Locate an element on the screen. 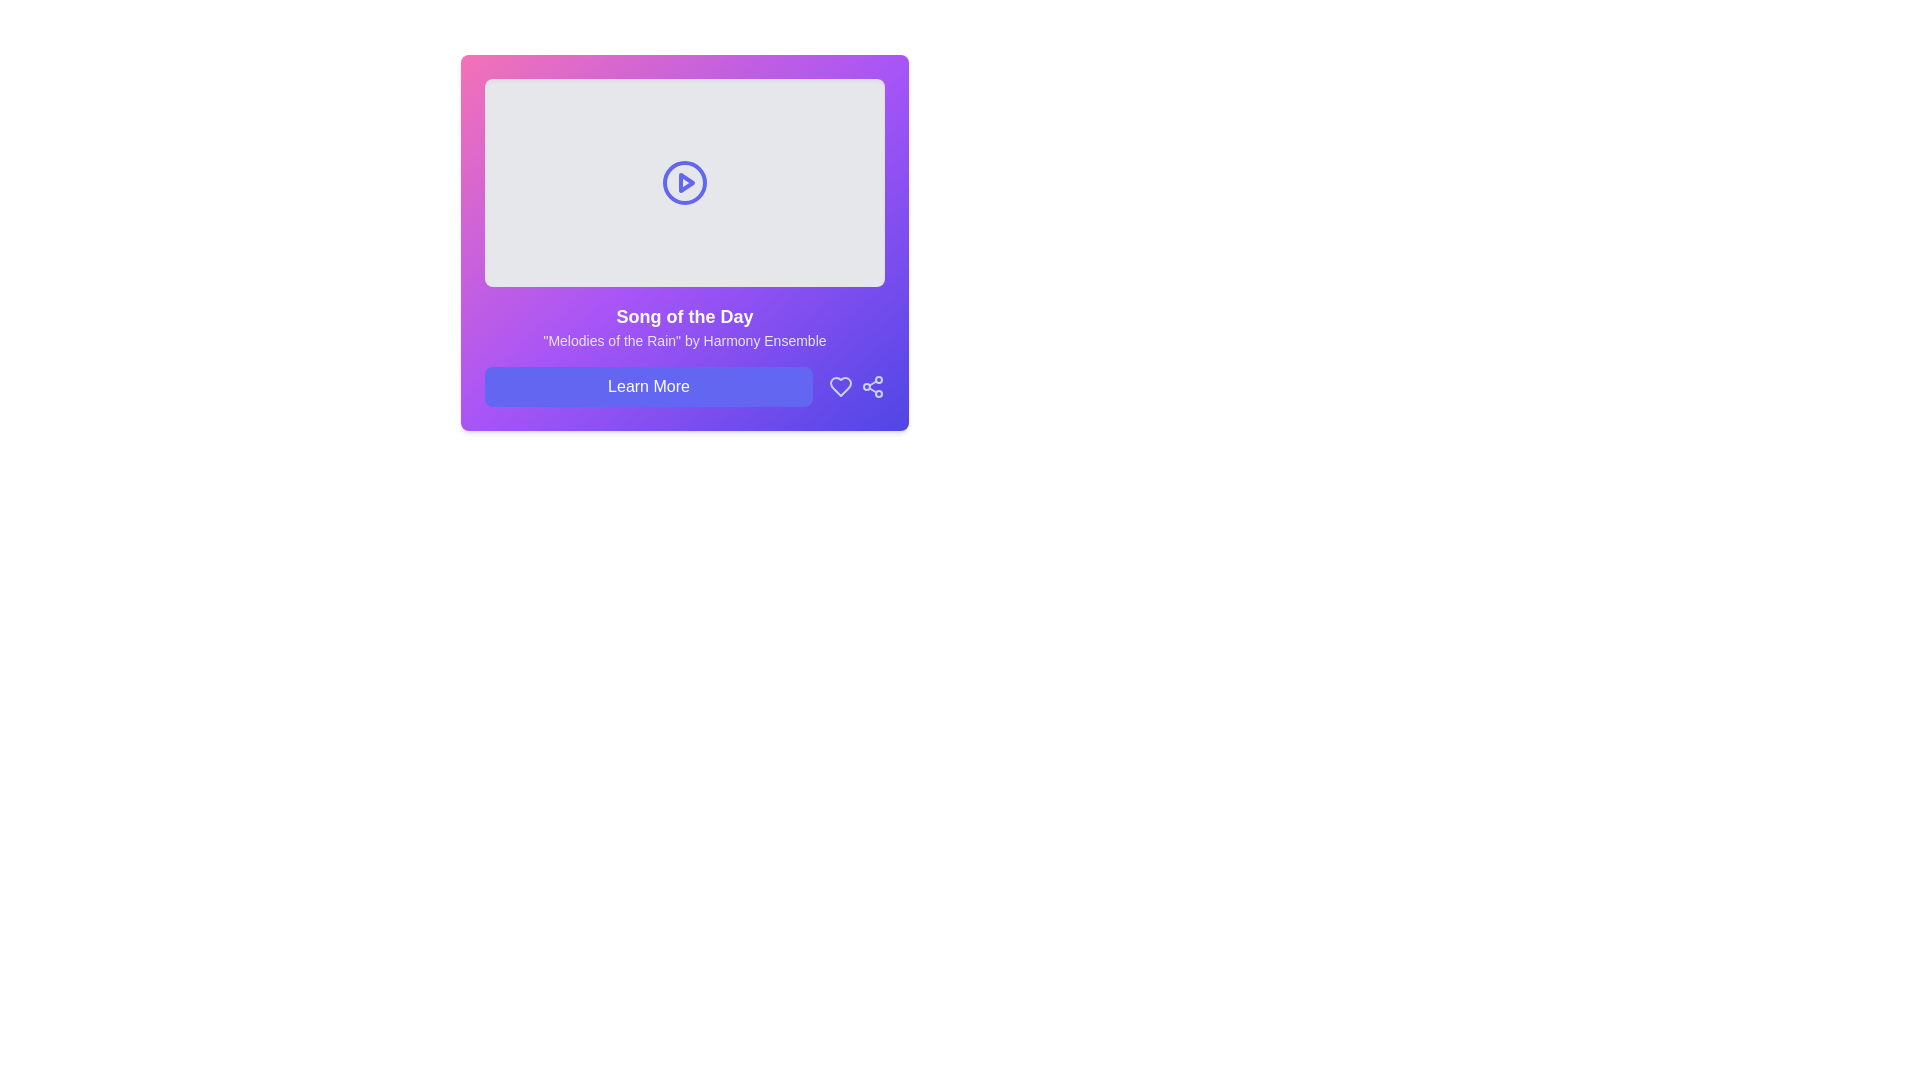 This screenshot has width=1920, height=1080. the share icon on the right side of the heart icon in the icon group, which is styled with white outlines on a purple background, located in the bottom-right corner of the UI is located at coordinates (857, 386).